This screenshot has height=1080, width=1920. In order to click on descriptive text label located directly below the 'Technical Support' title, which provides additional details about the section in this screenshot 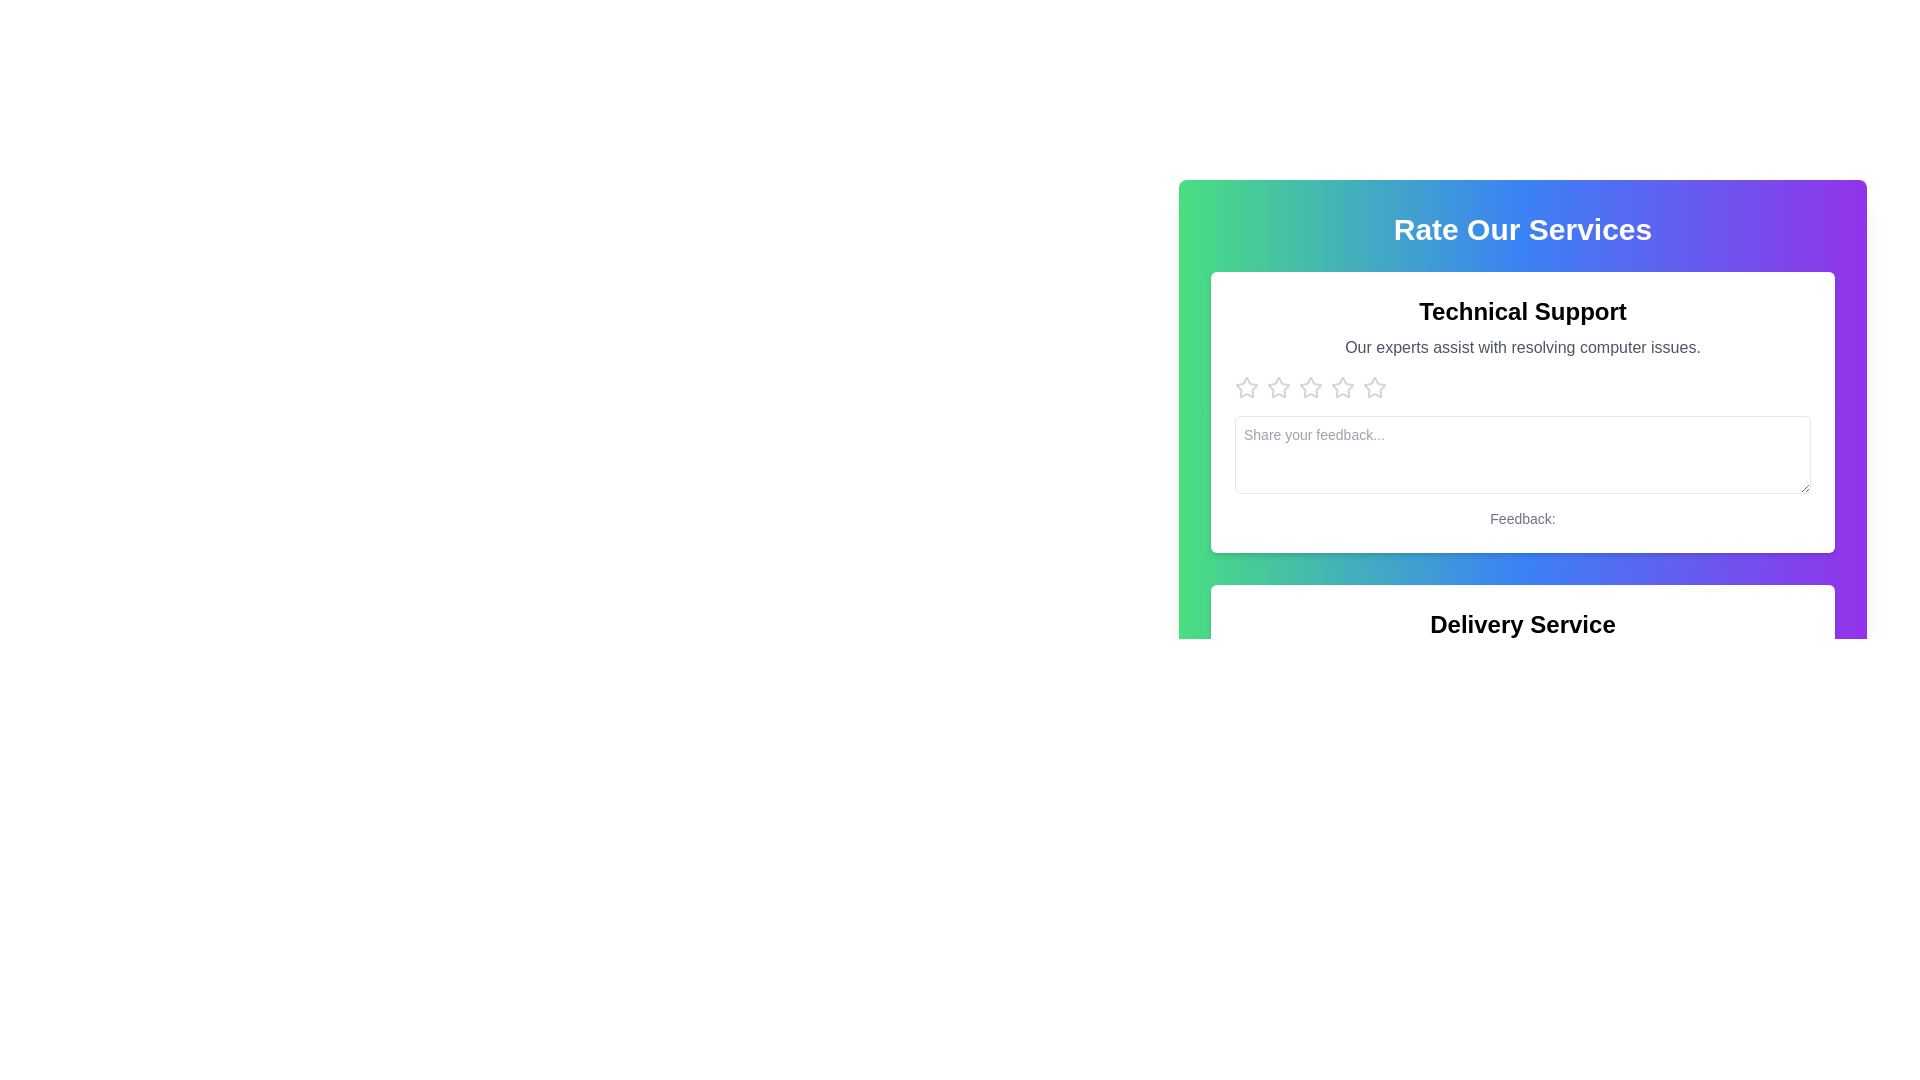, I will do `click(1521, 346)`.